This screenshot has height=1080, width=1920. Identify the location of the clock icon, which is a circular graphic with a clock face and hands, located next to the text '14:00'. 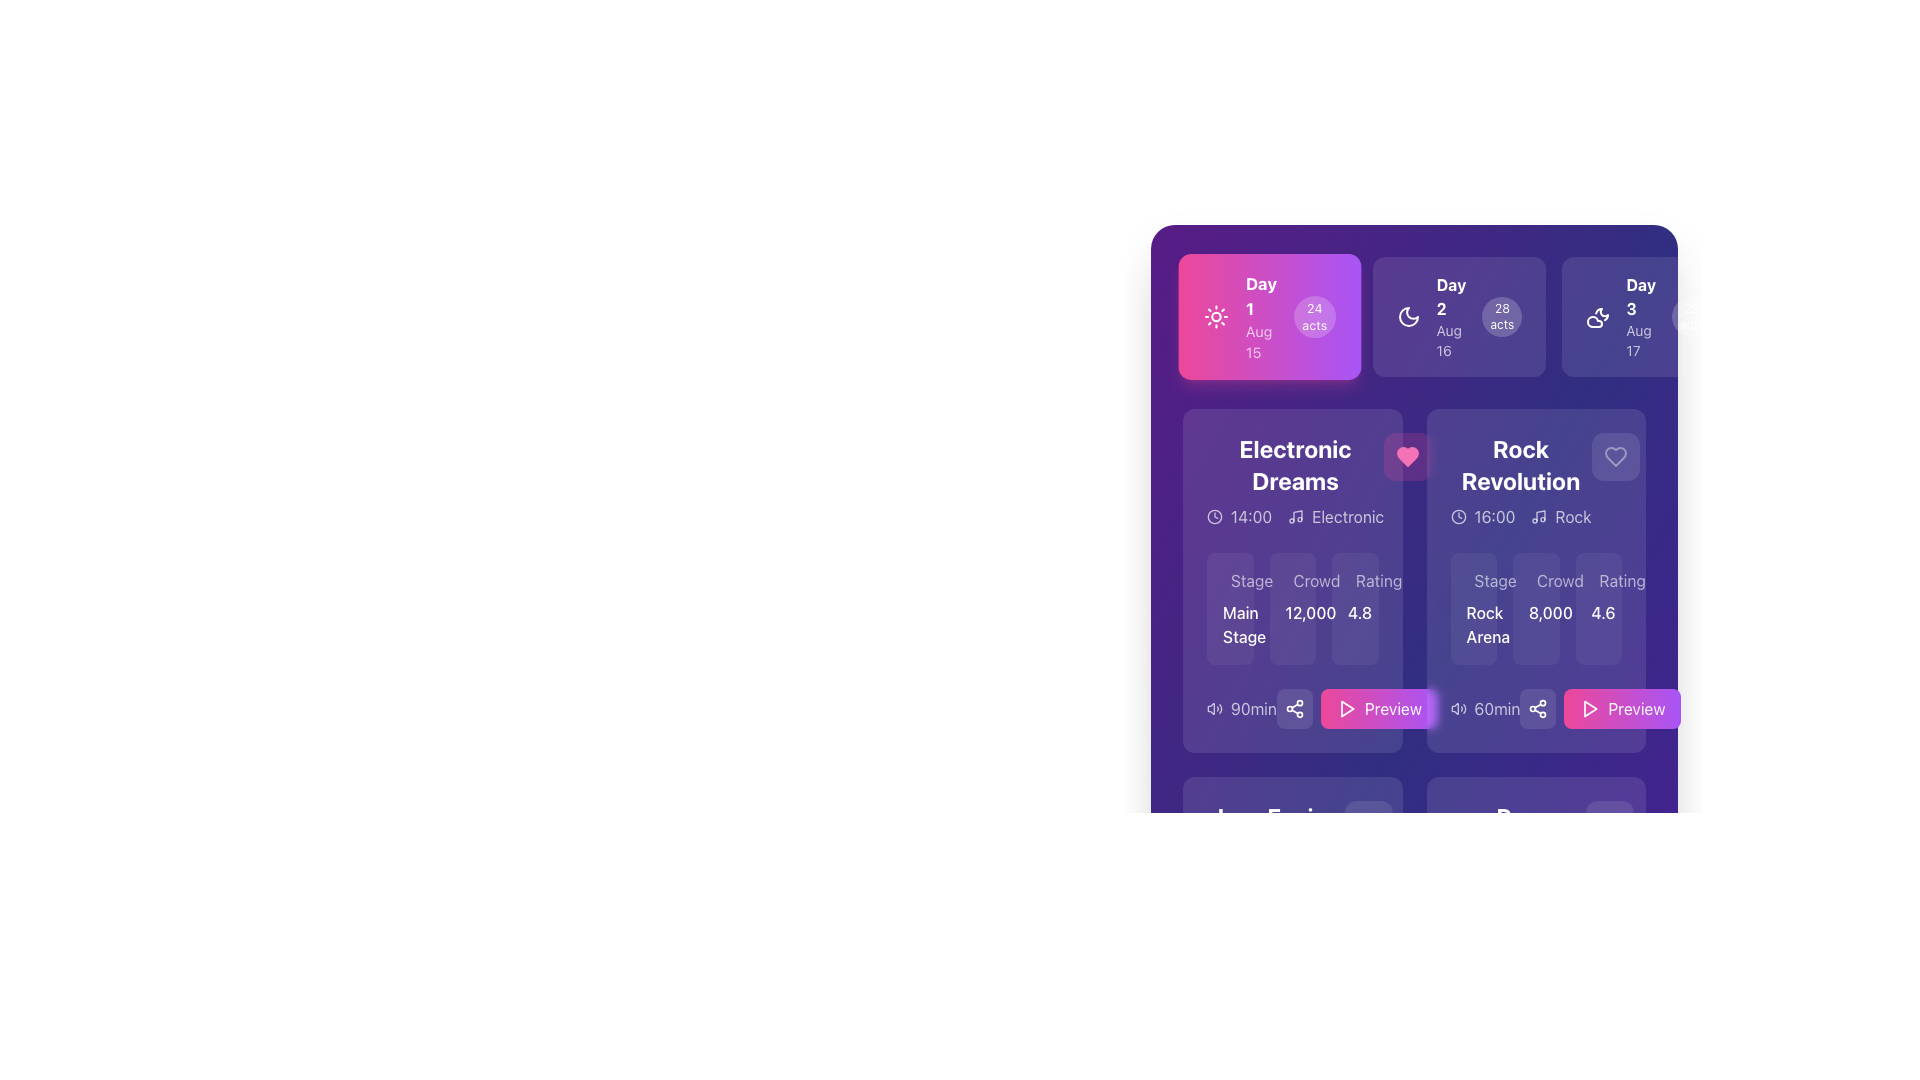
(1213, 515).